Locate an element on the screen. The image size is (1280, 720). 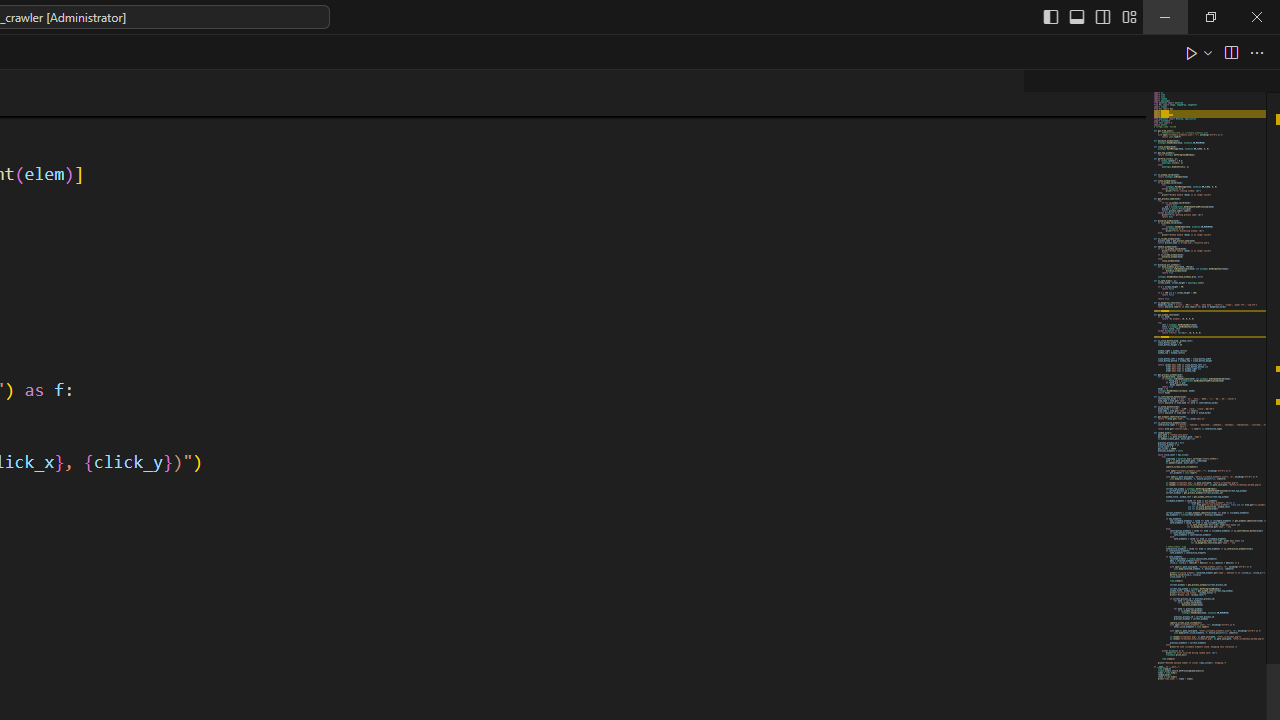
'More Actions...' is located at coordinates (1255, 51).